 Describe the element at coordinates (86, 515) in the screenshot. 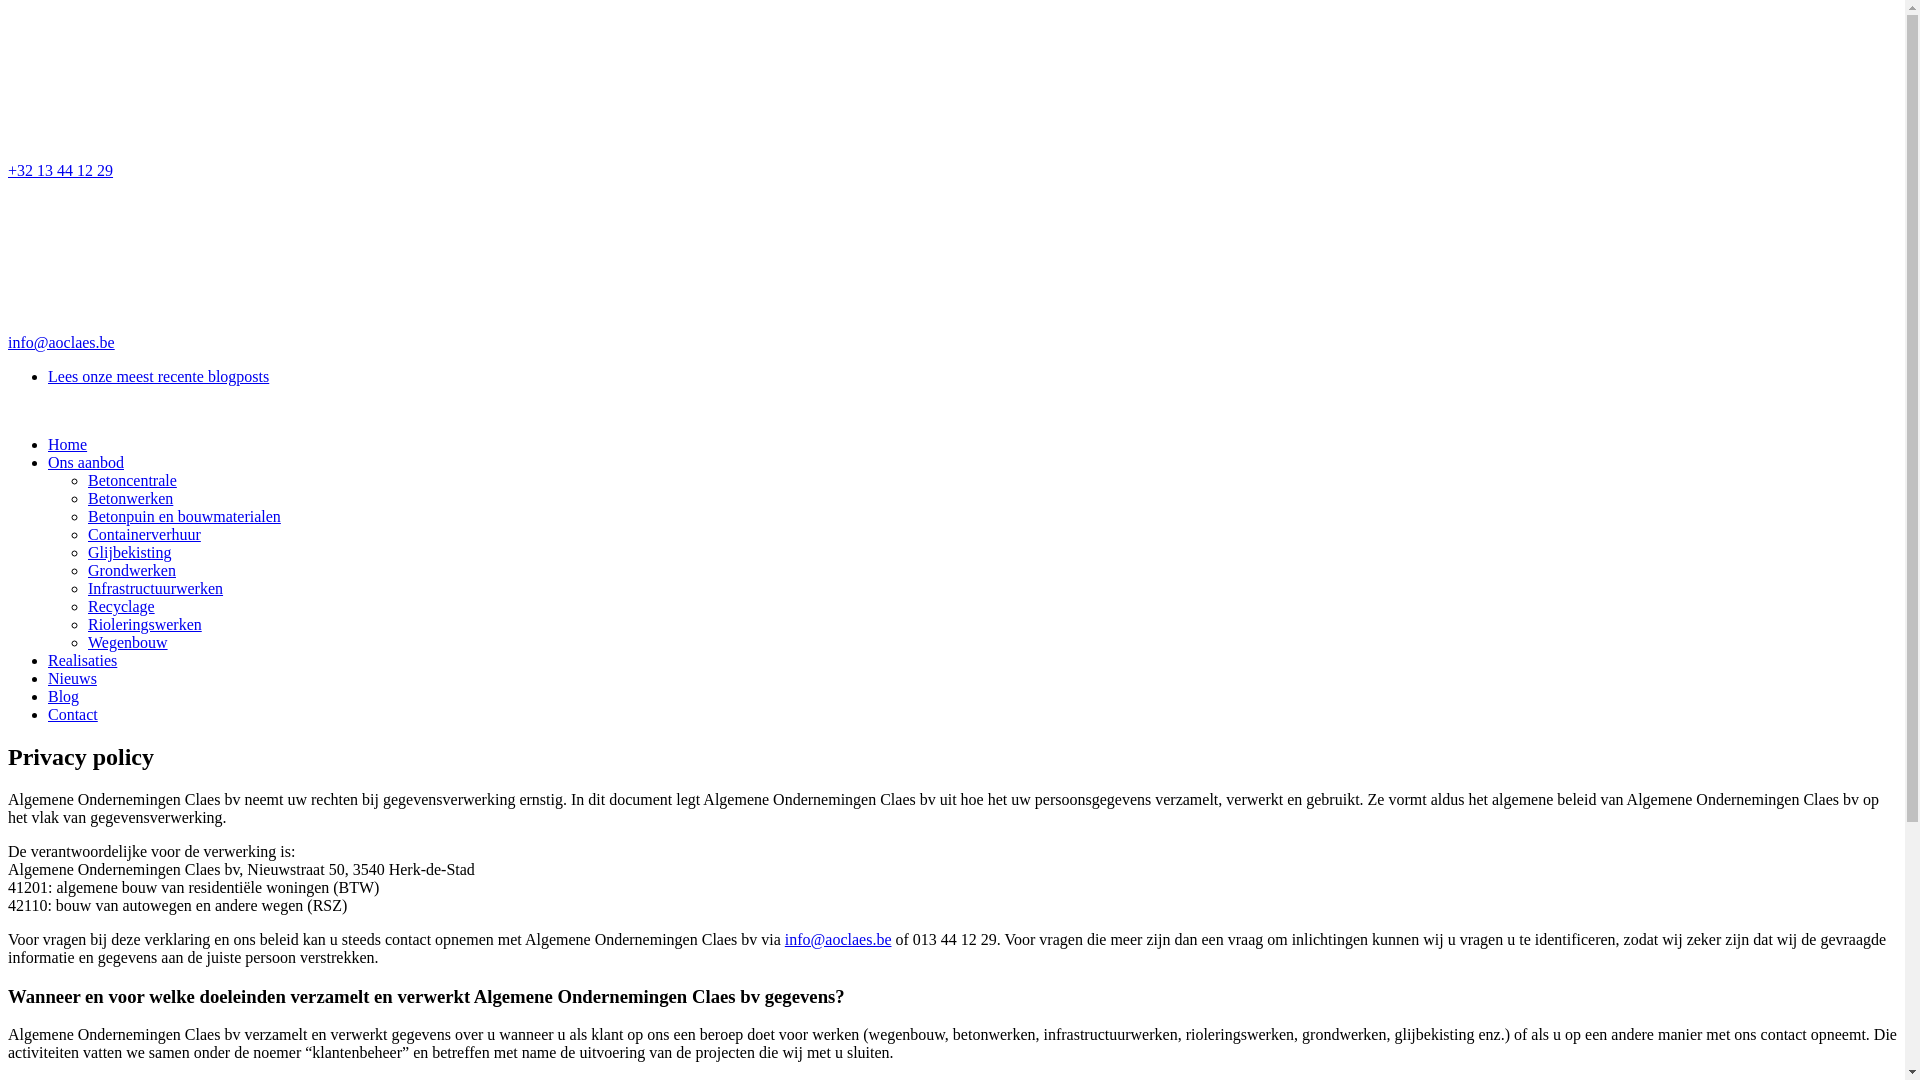

I see `'Betonpuin en bouwmaterialen'` at that location.